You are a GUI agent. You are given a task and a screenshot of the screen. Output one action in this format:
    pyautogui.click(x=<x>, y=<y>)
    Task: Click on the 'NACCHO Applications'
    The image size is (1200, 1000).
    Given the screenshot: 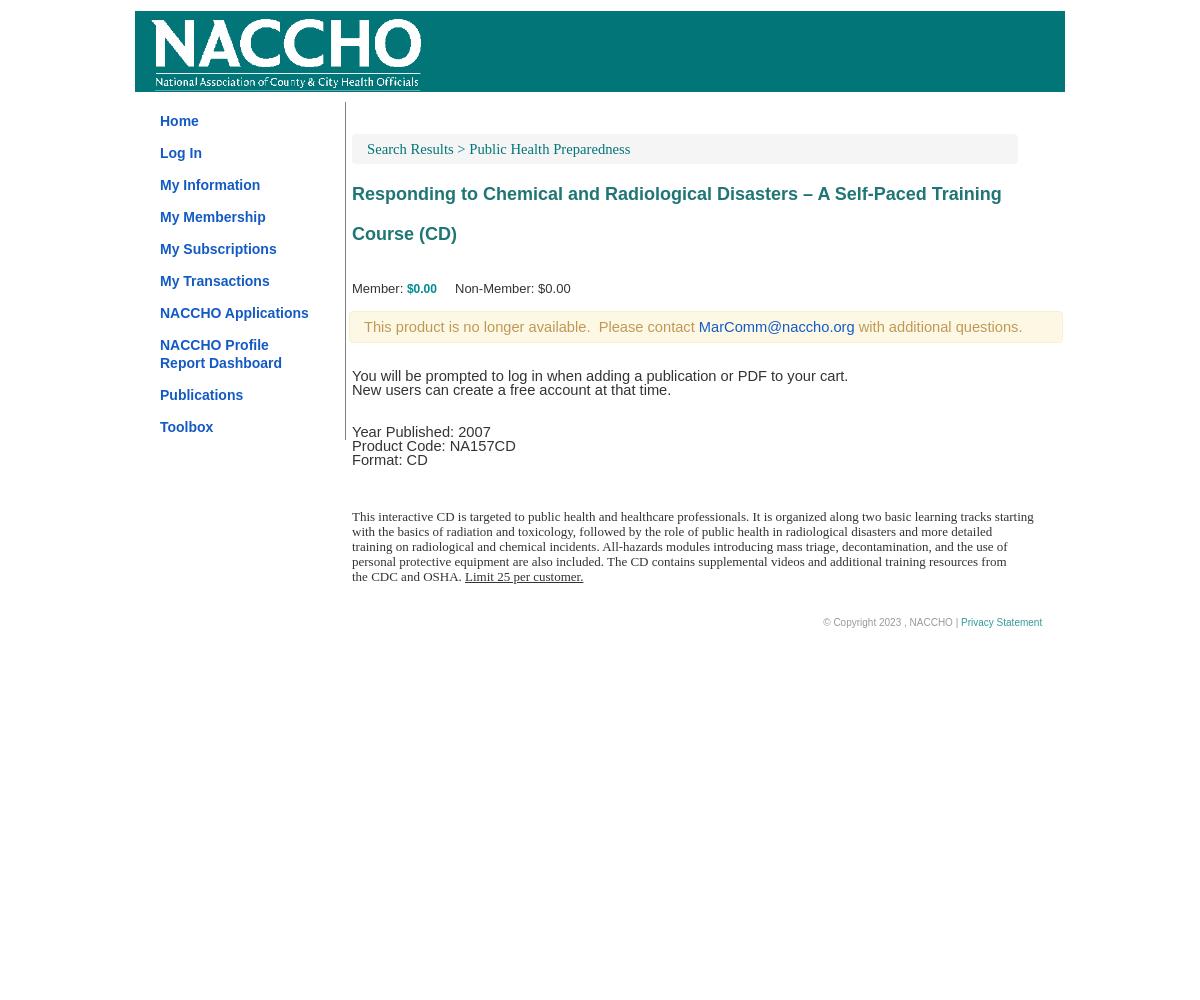 What is the action you would take?
    pyautogui.click(x=233, y=312)
    